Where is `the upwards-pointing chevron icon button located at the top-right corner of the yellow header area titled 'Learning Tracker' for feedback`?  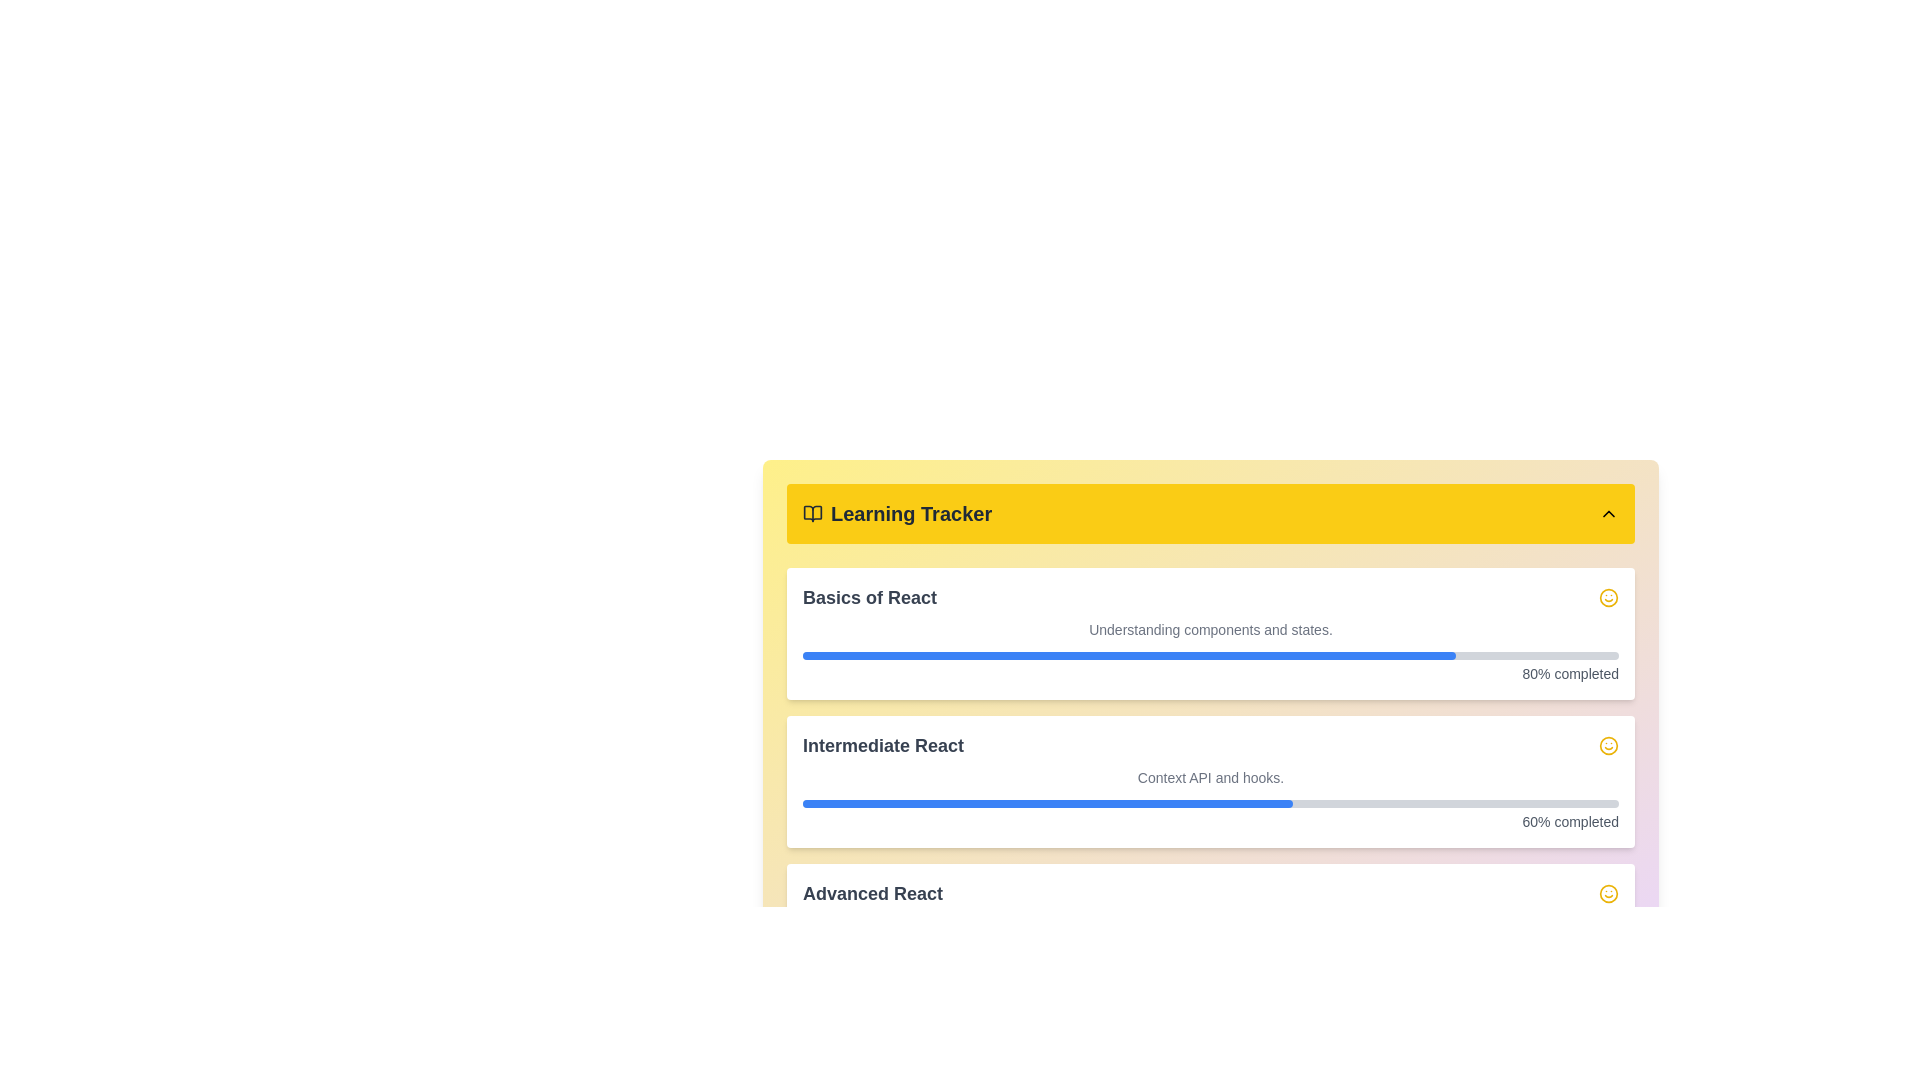
the upwards-pointing chevron icon button located at the top-right corner of the yellow header area titled 'Learning Tracker' for feedback is located at coordinates (1608, 512).